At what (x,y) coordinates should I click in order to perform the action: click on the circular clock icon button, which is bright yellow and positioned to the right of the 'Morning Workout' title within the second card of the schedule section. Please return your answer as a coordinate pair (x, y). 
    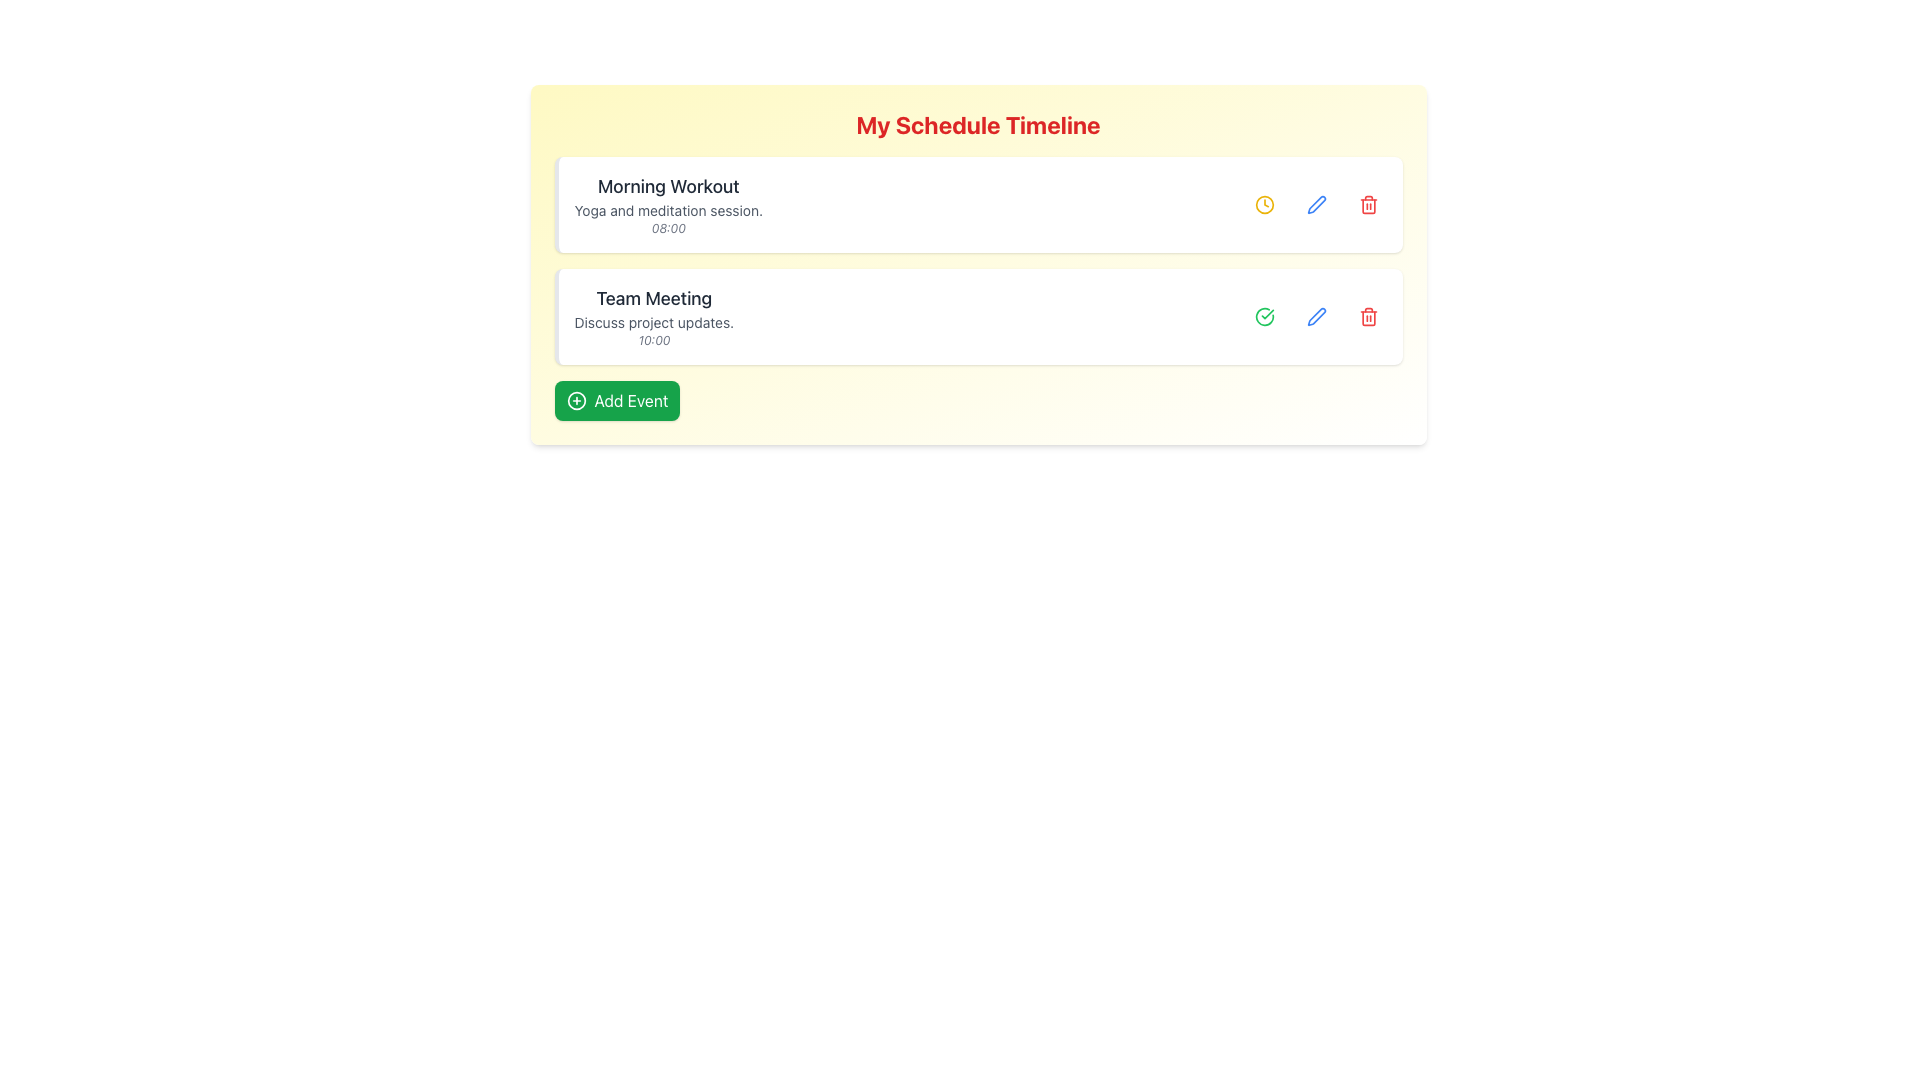
    Looking at the image, I should click on (1263, 204).